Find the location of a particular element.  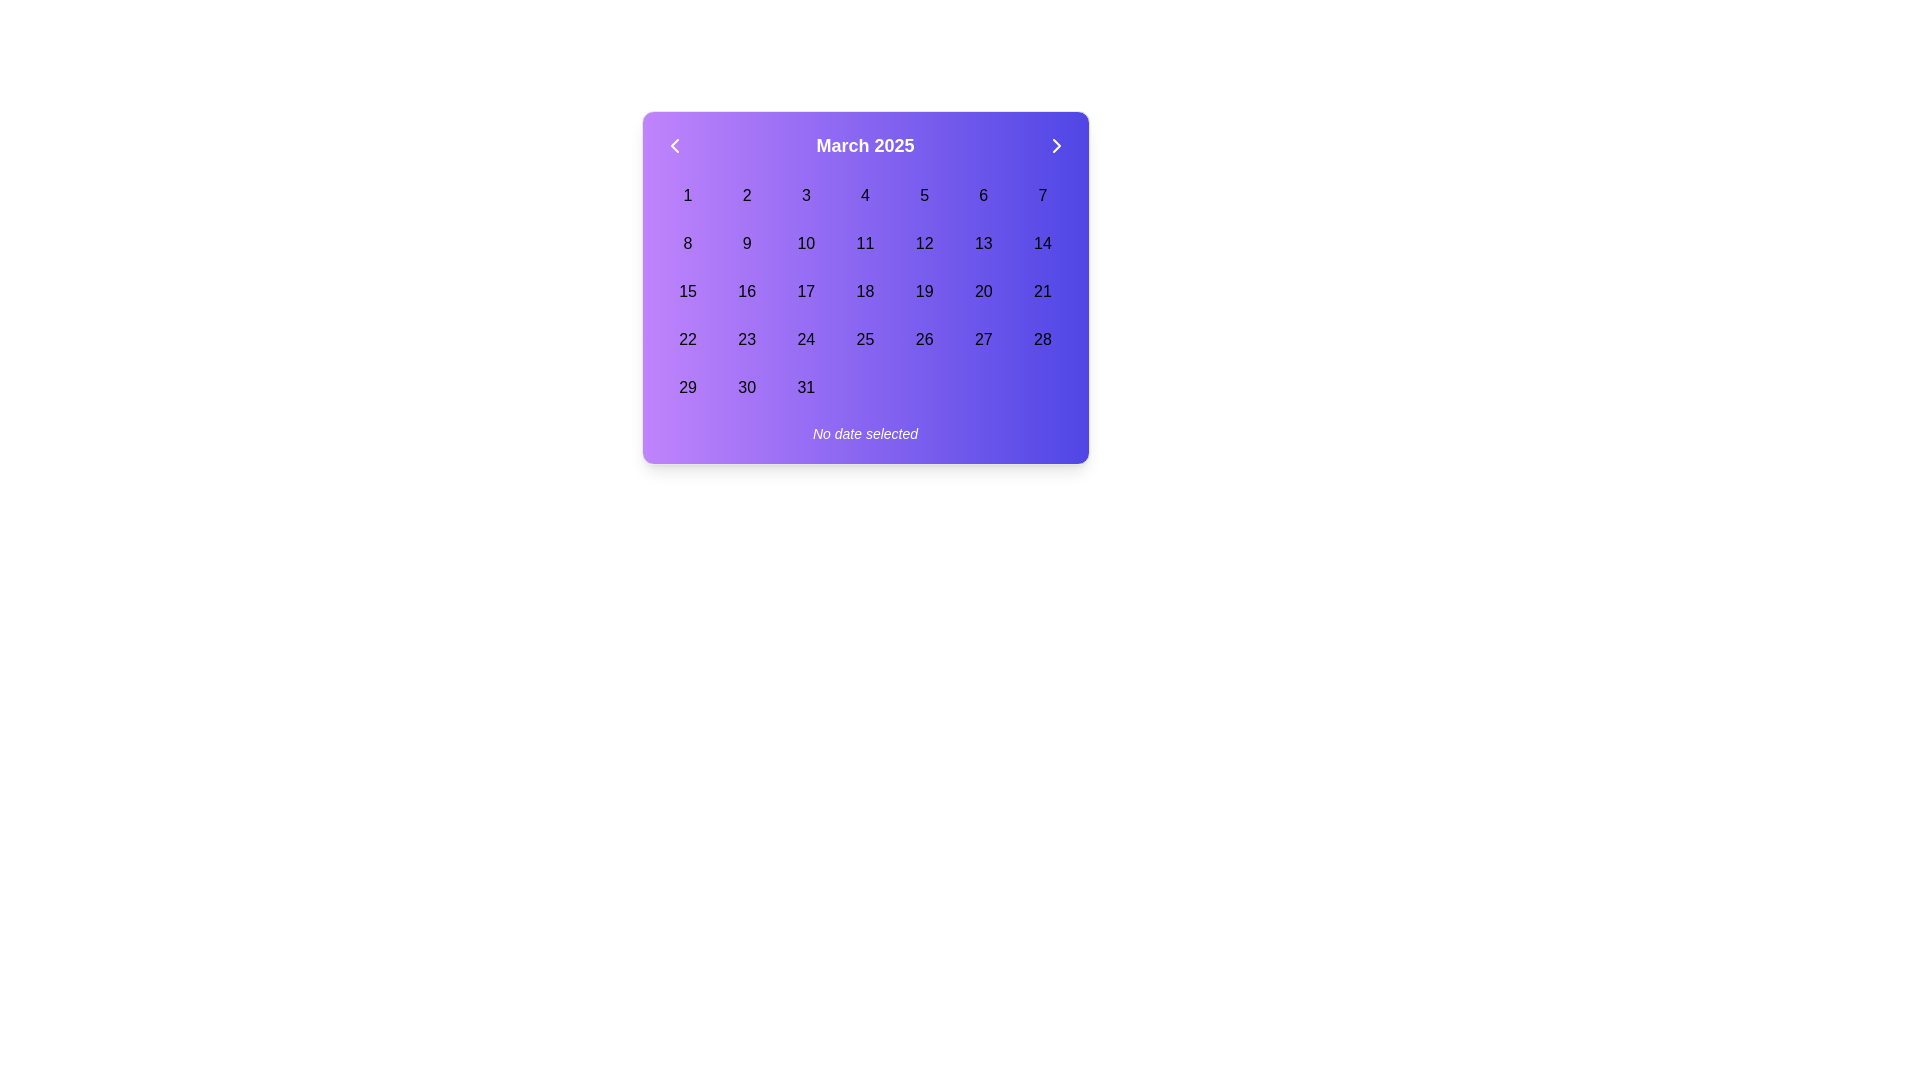

the text element representing the ninth day of March 2025 in the calendar view is located at coordinates (746, 242).